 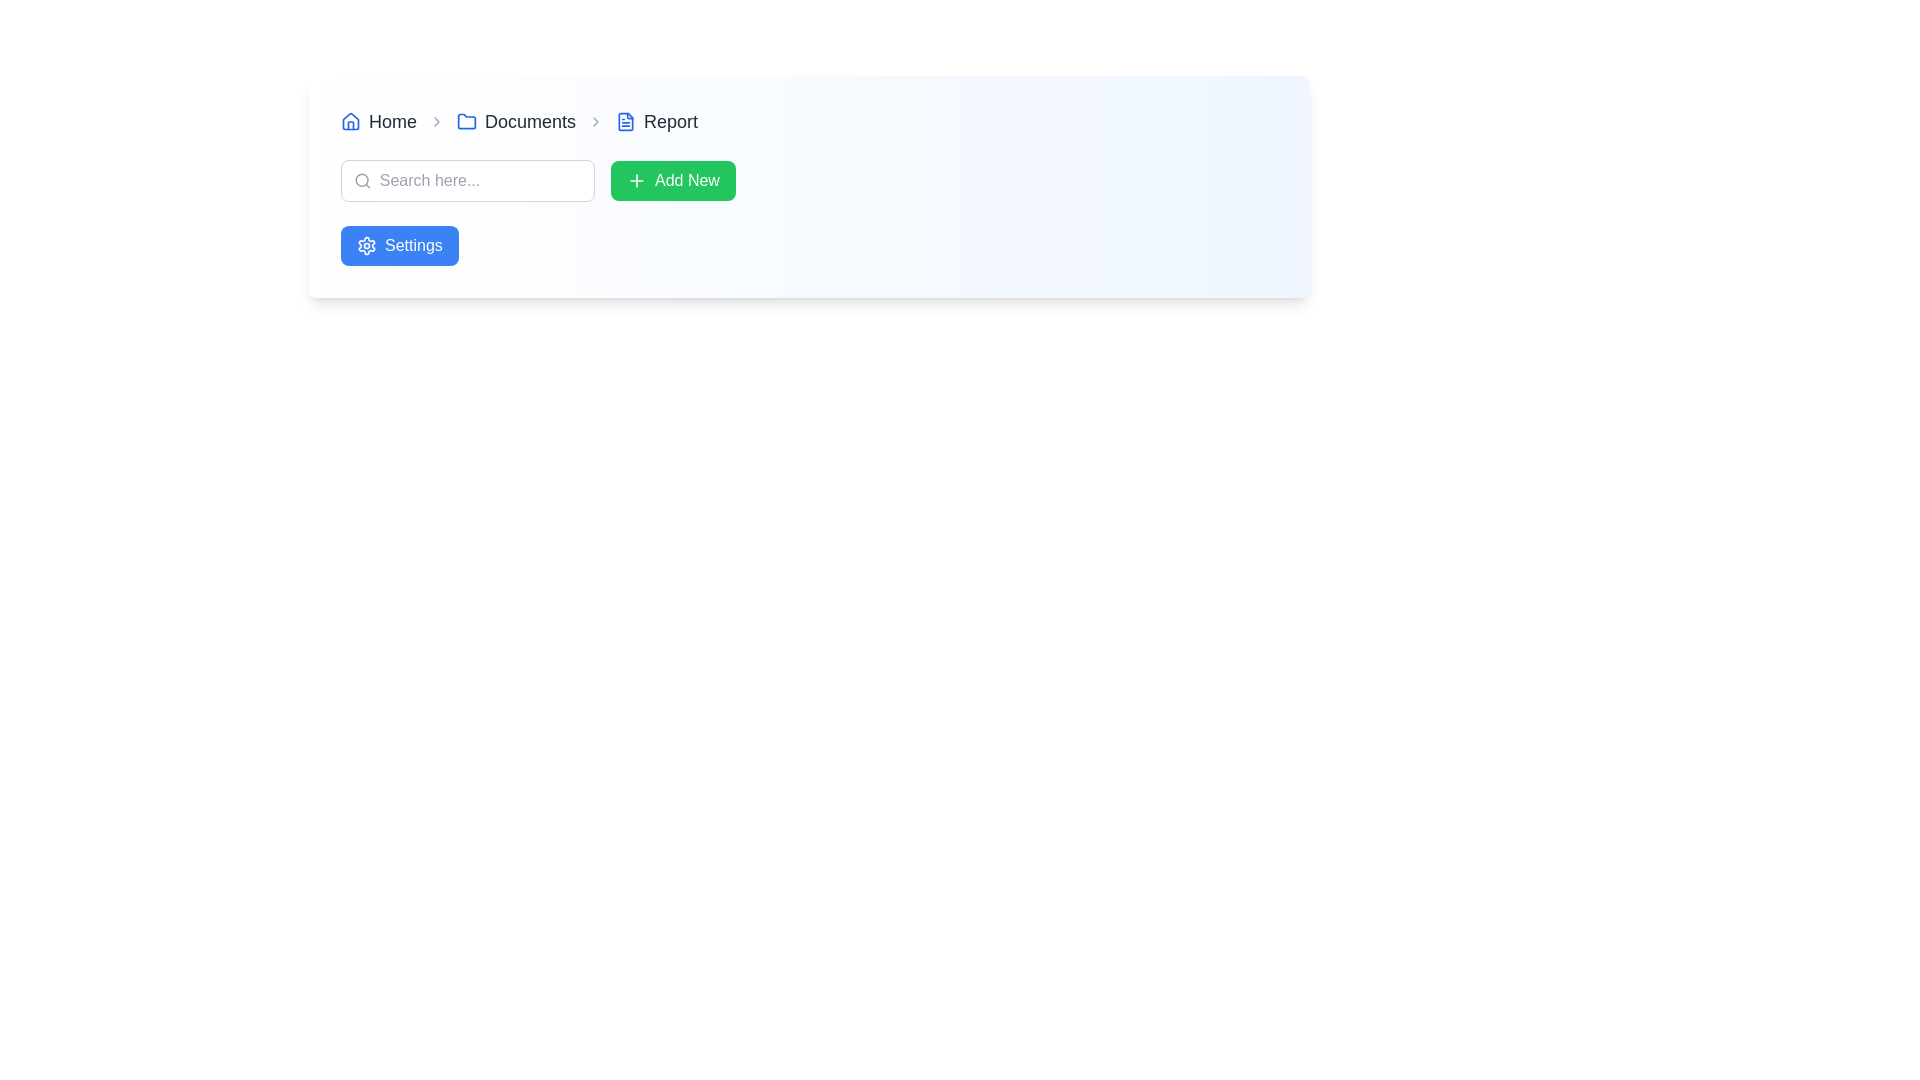 I want to click on the chevron icon that separates the 'Documents' and 'Report' breadcrumb items in the navigation bar, so click(x=594, y=122).